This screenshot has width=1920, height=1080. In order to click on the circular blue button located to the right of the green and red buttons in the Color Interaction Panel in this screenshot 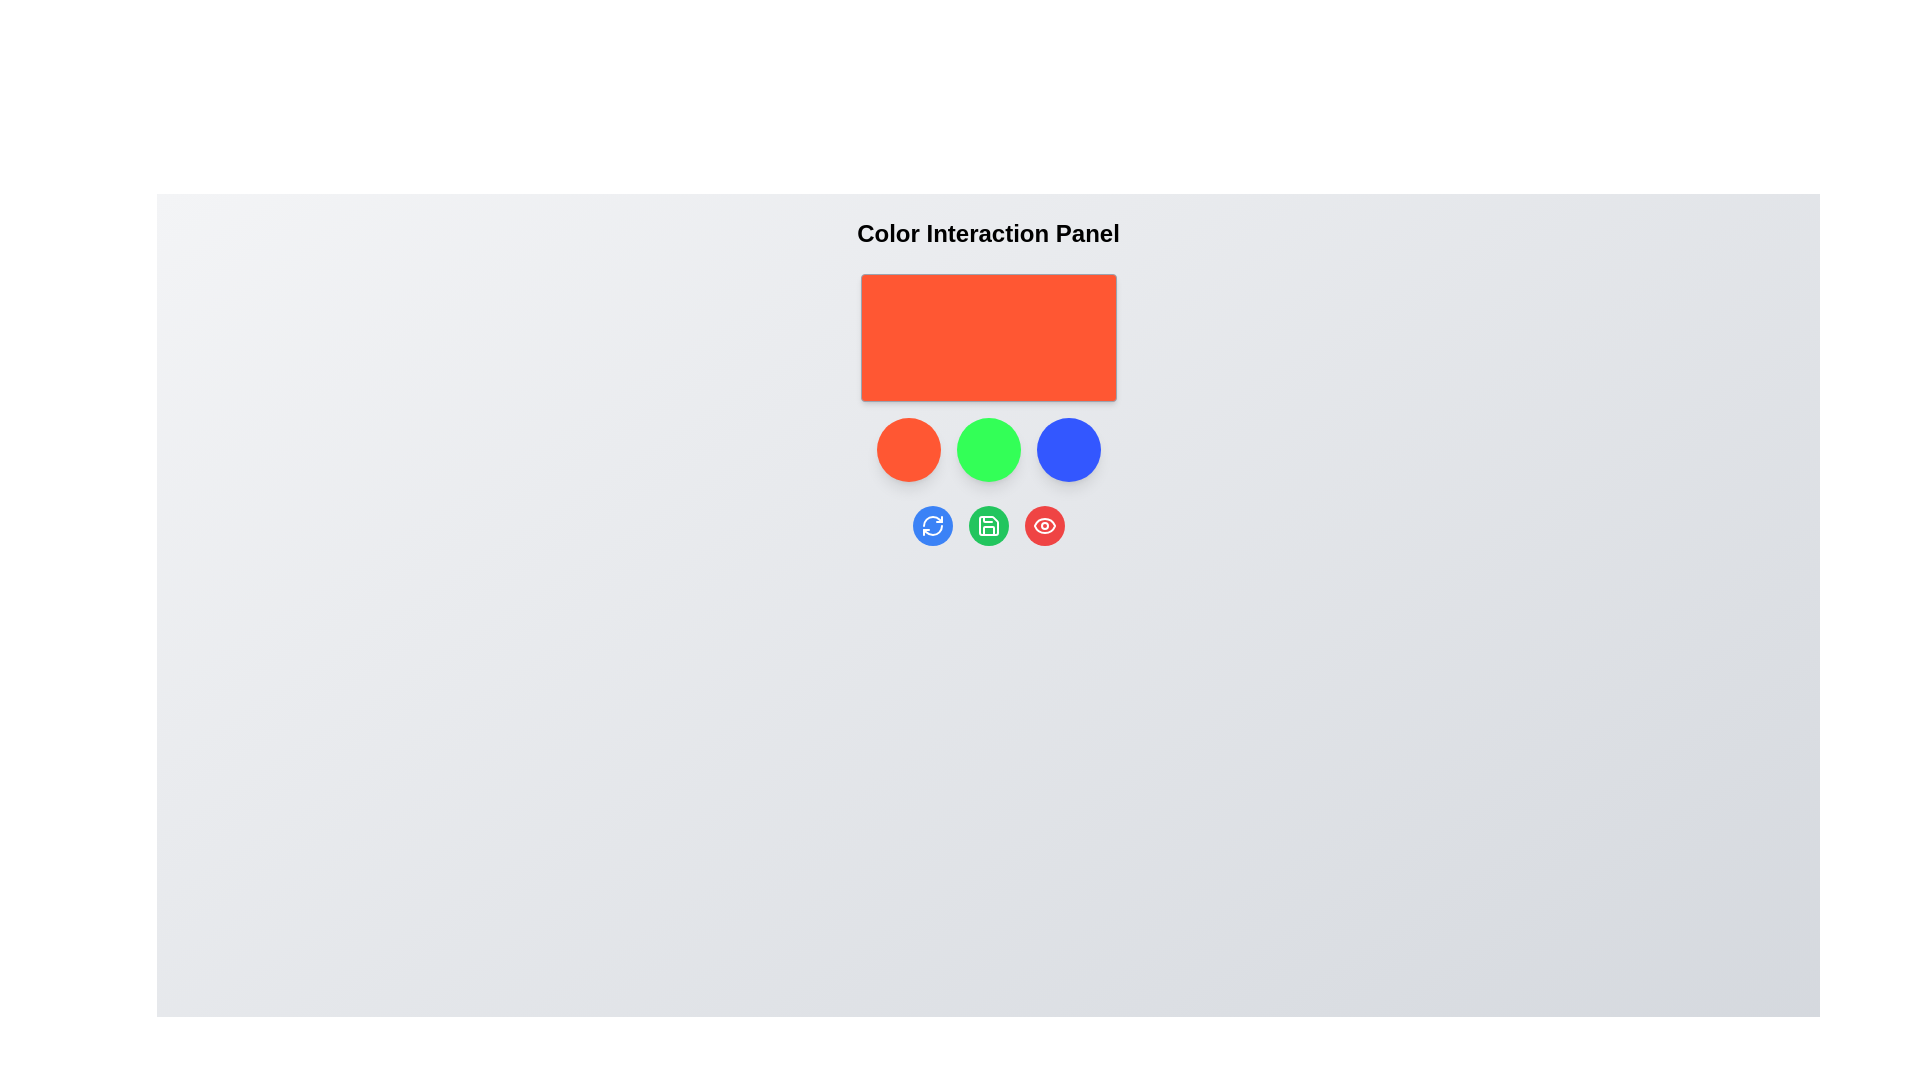, I will do `click(1067, 450)`.